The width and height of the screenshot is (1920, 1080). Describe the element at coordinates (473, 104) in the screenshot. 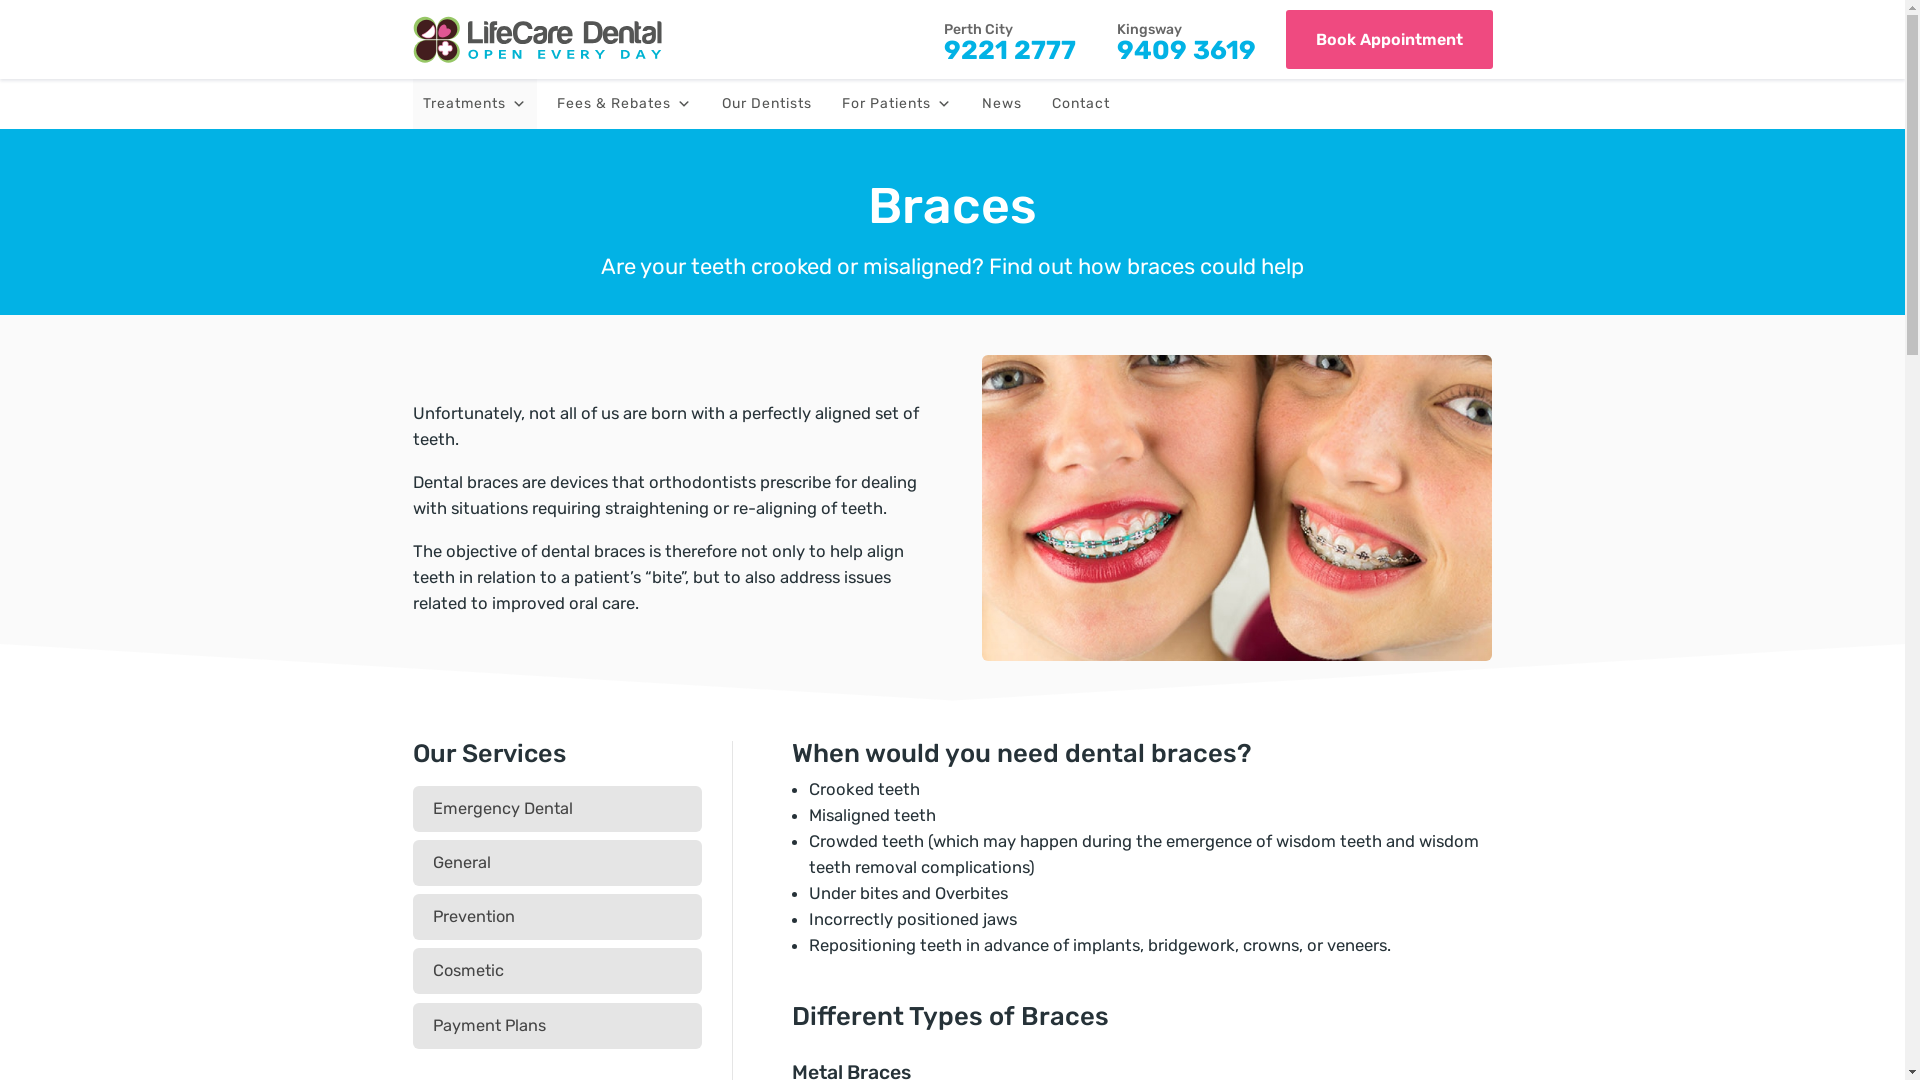

I see `'Treatments'` at that location.